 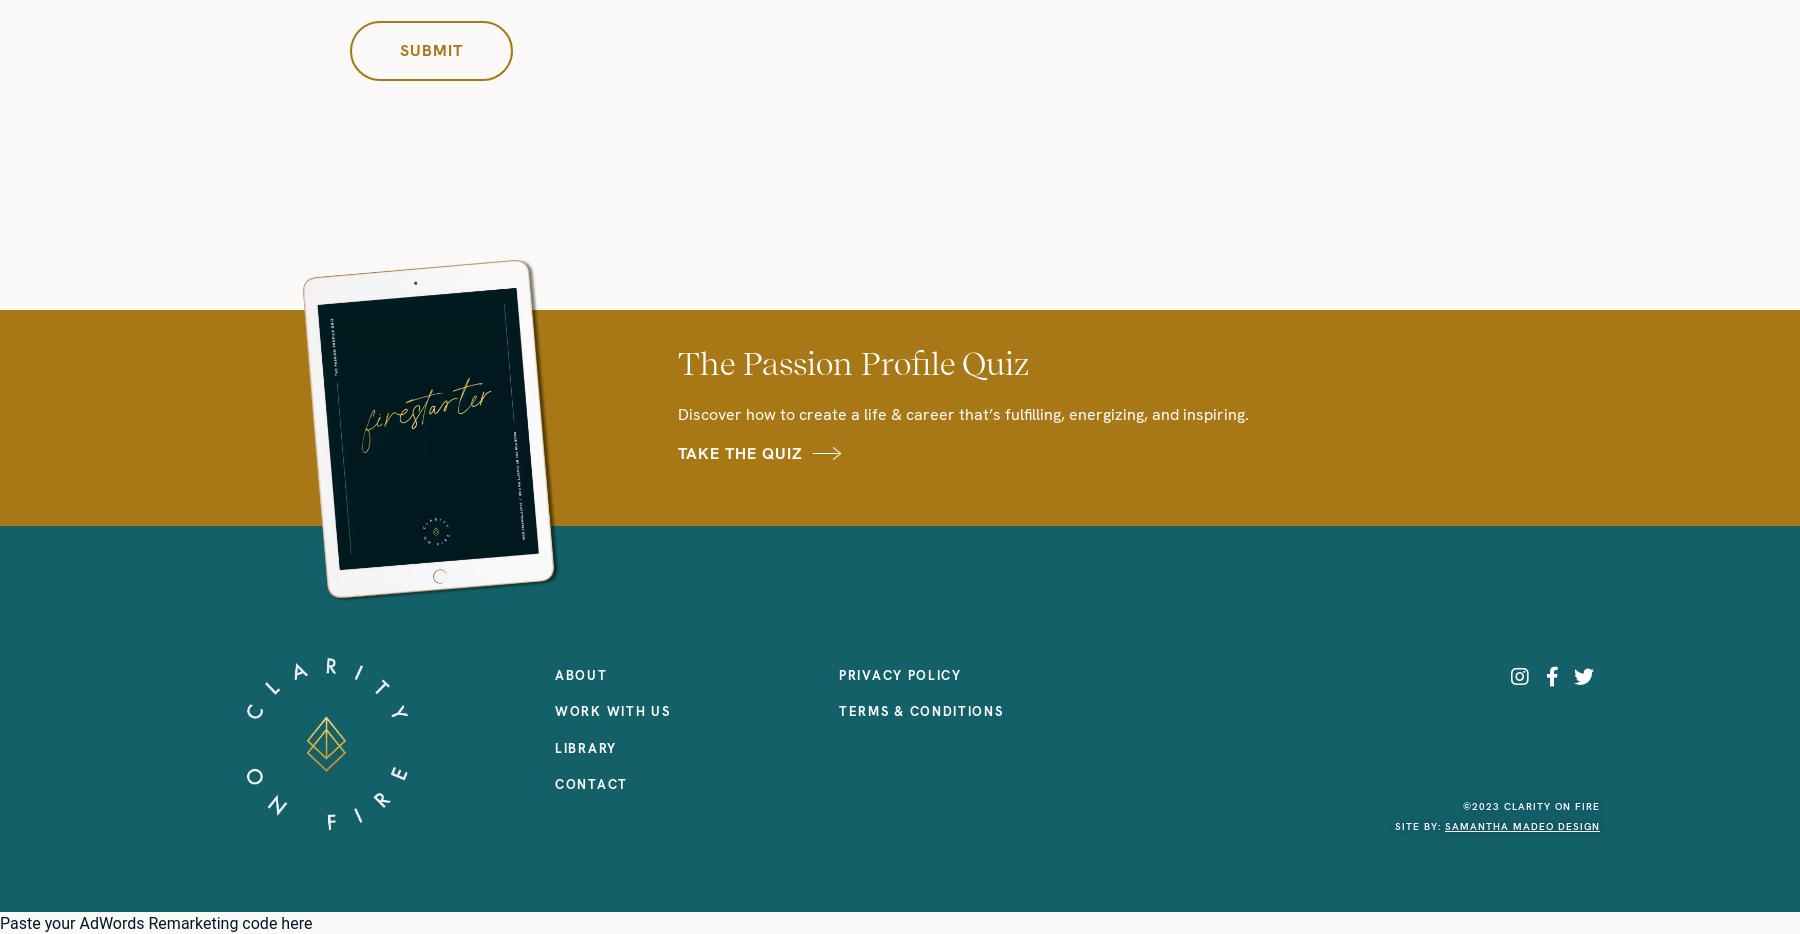 I want to click on 'TERMS & CONDITIONS', so click(x=920, y=711).